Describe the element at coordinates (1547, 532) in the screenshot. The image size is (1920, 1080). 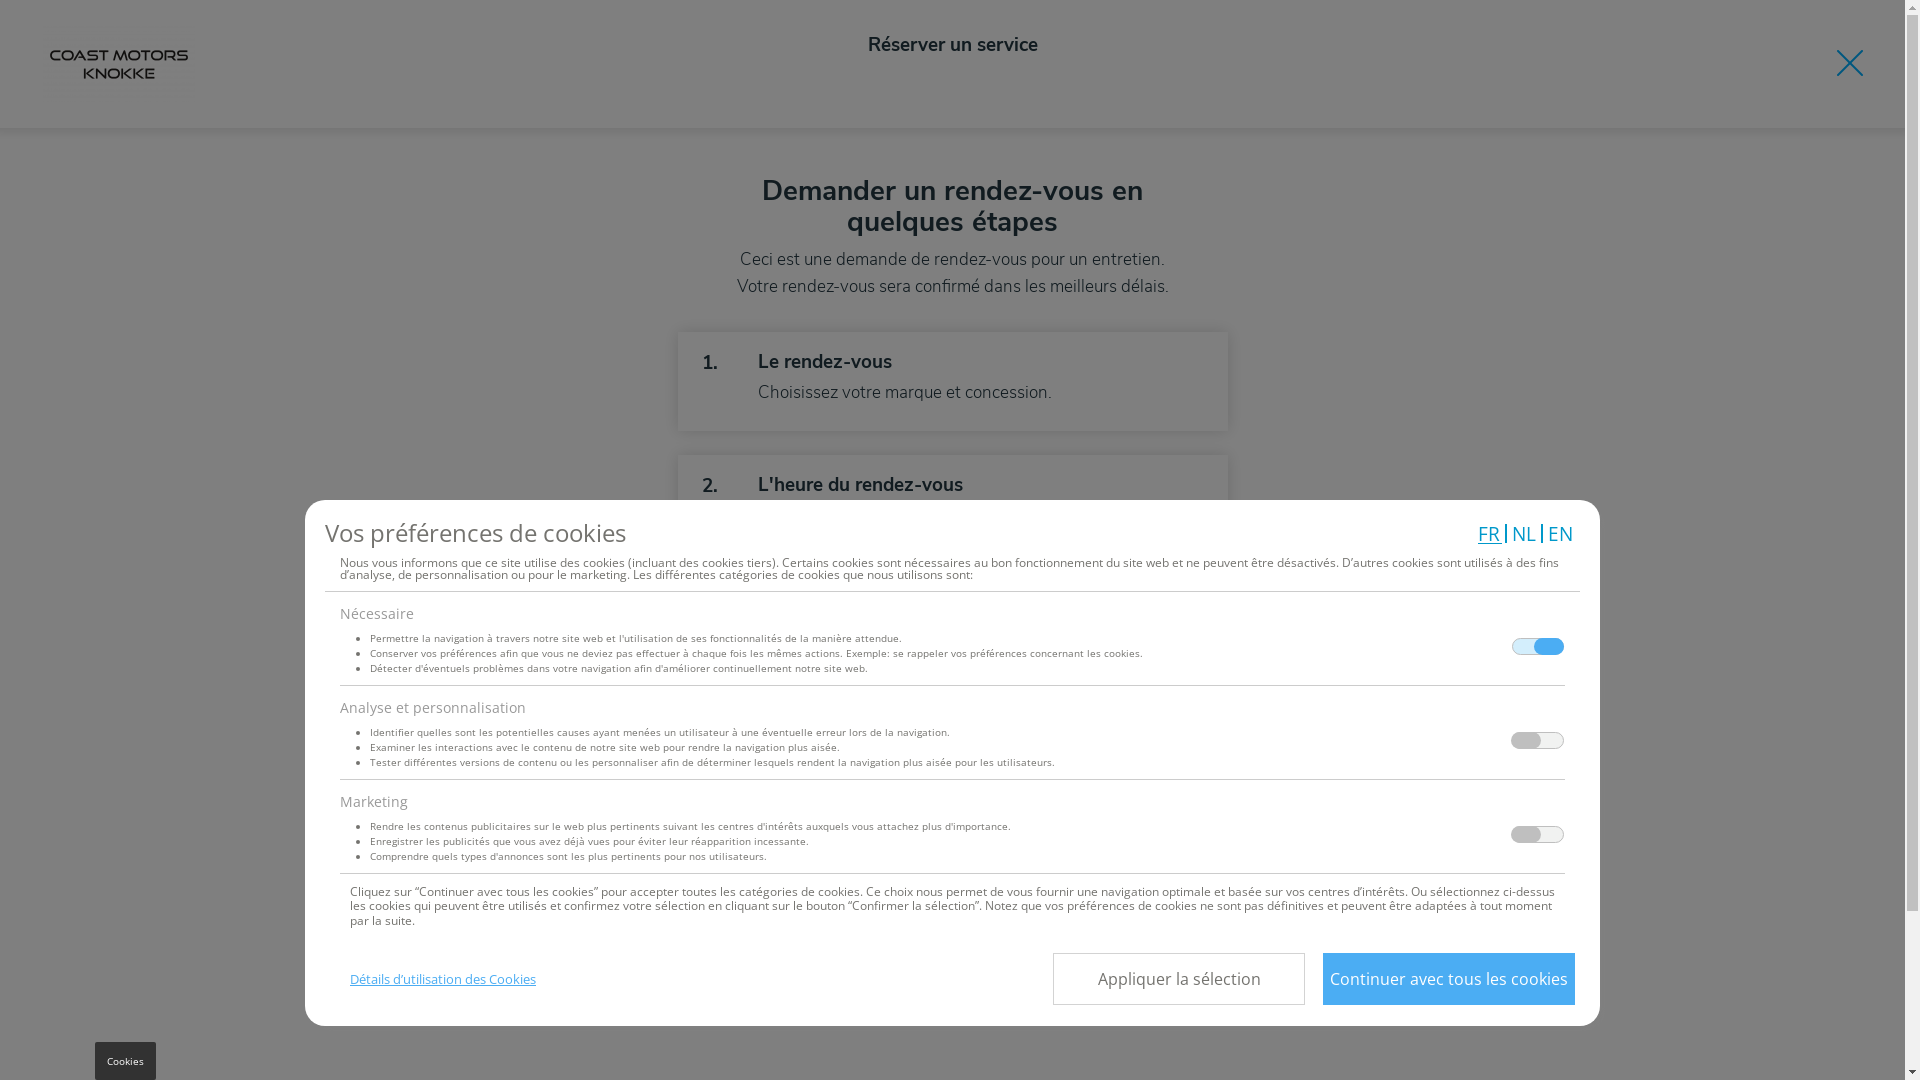
I see `'EN'` at that location.